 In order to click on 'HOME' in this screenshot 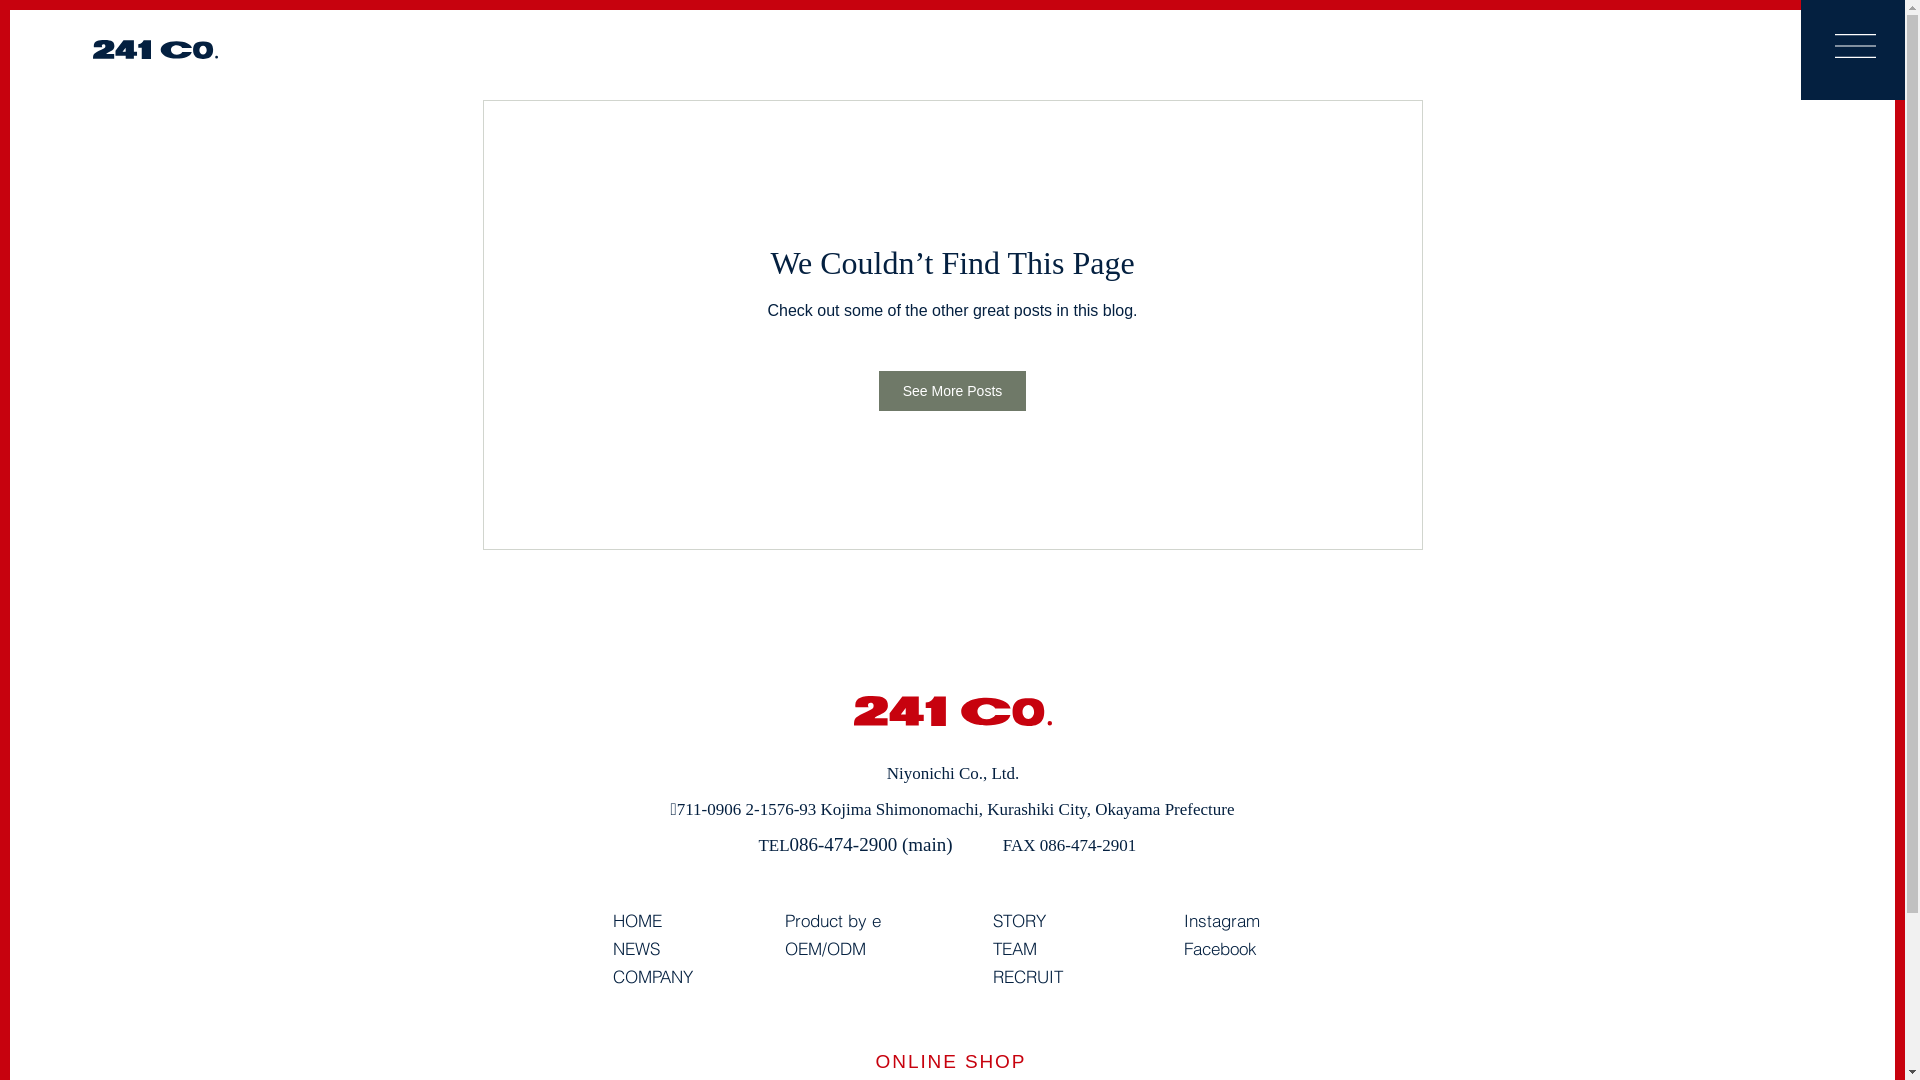, I will do `click(635, 921)`.